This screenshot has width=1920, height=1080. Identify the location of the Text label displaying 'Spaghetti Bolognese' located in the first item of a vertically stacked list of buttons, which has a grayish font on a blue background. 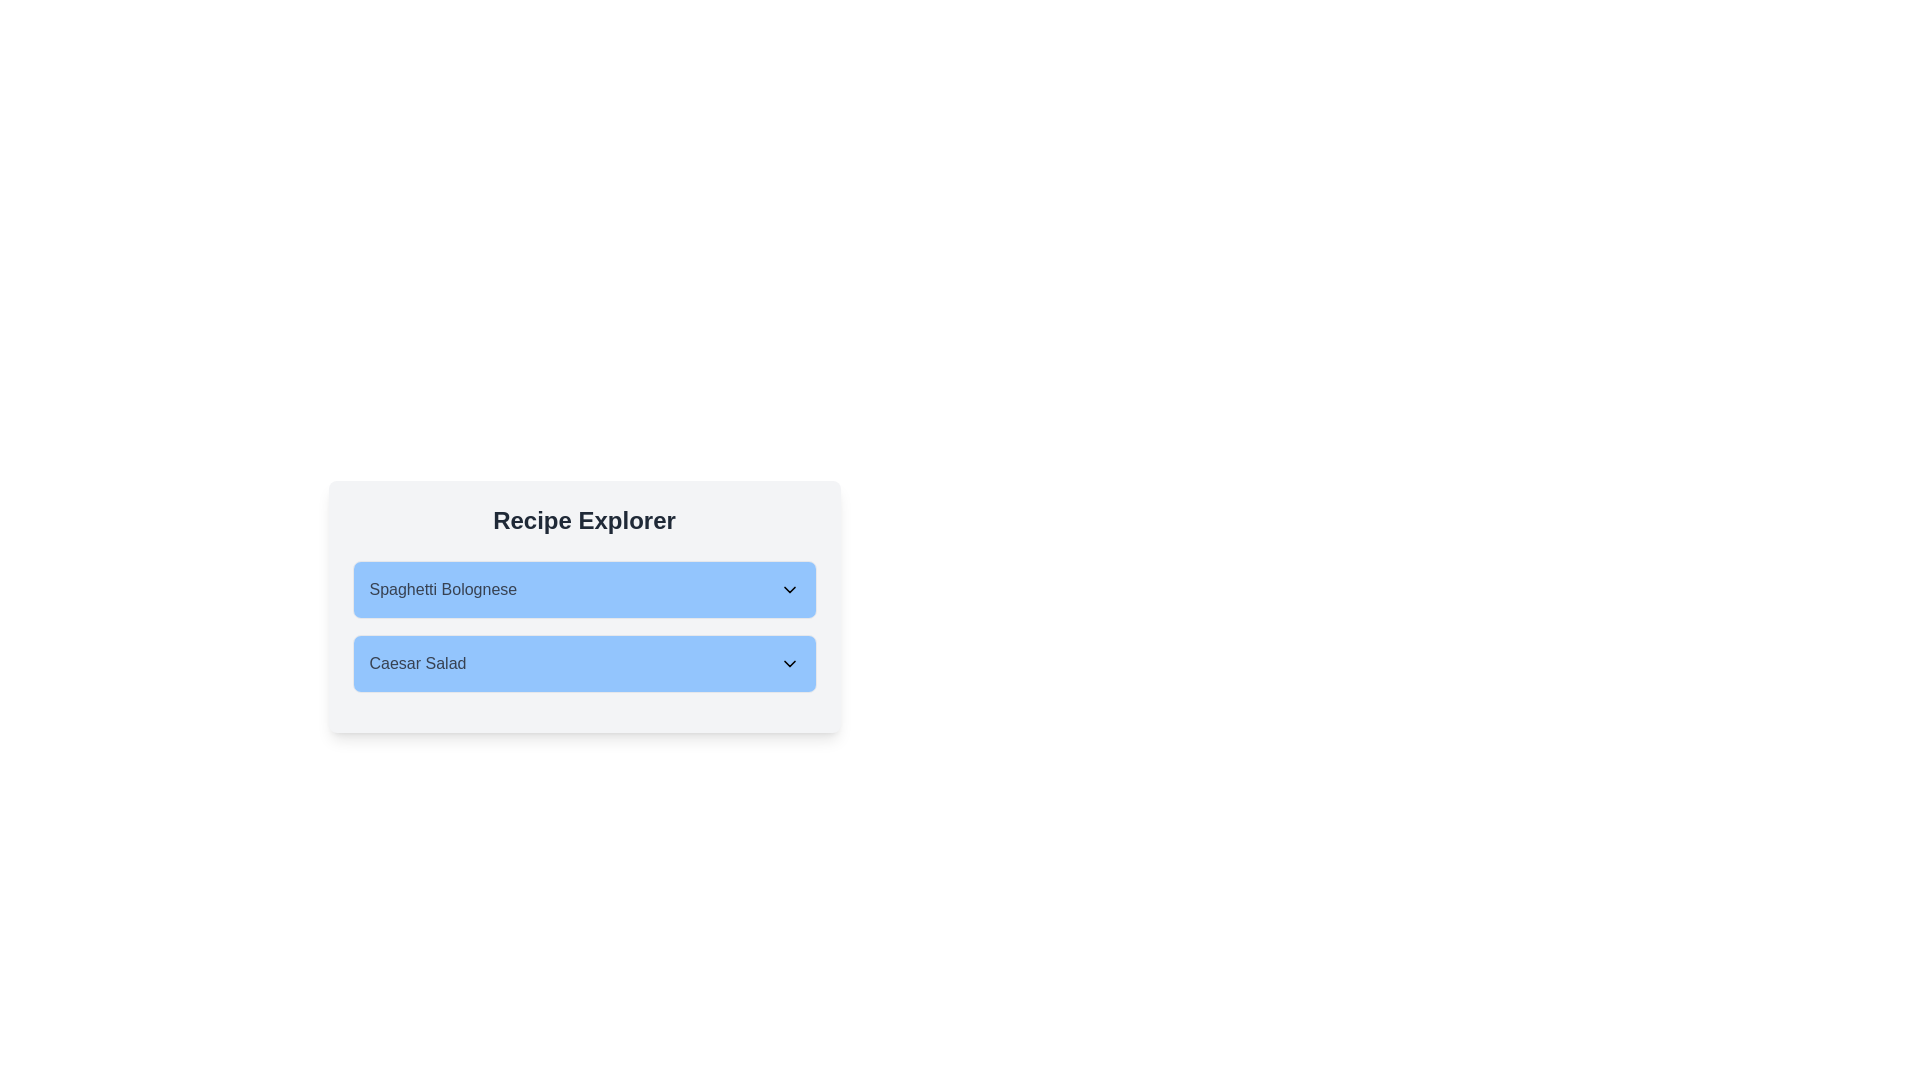
(442, 589).